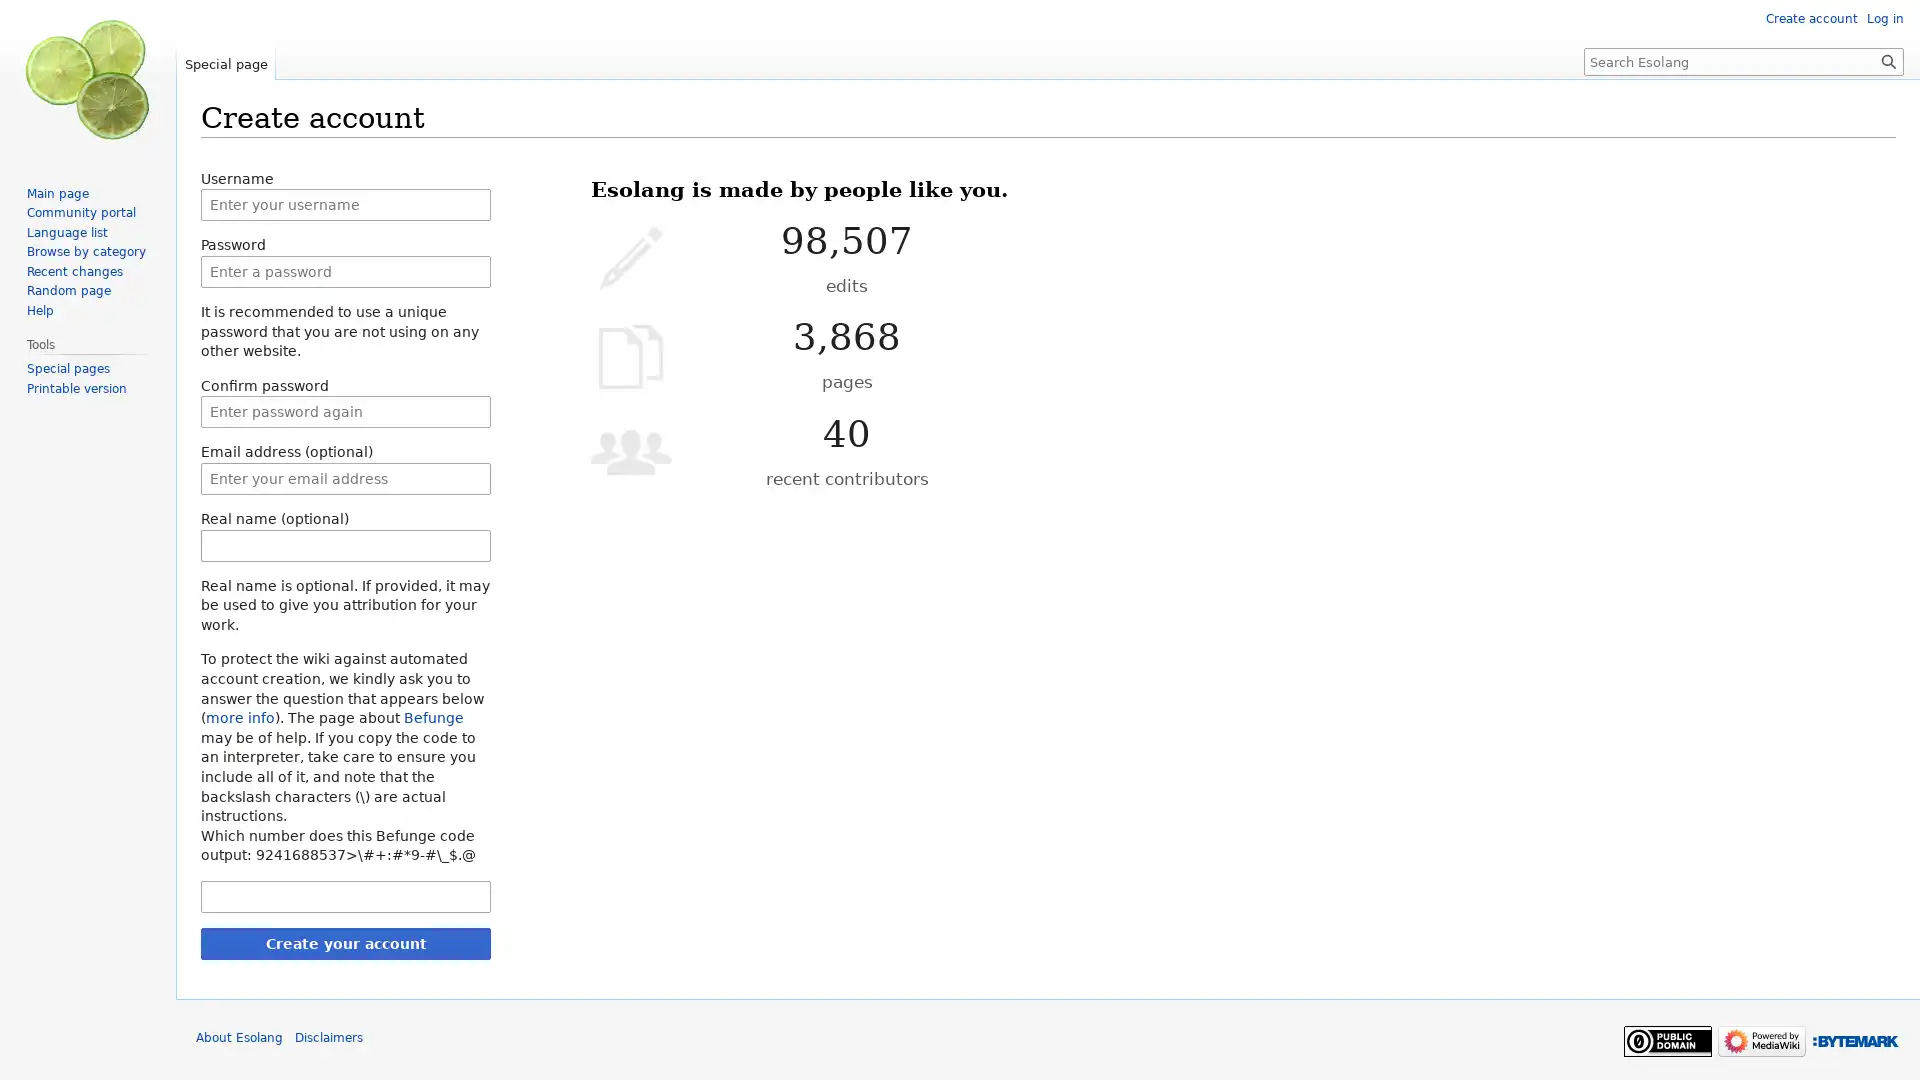  I want to click on Create your account, so click(345, 942).